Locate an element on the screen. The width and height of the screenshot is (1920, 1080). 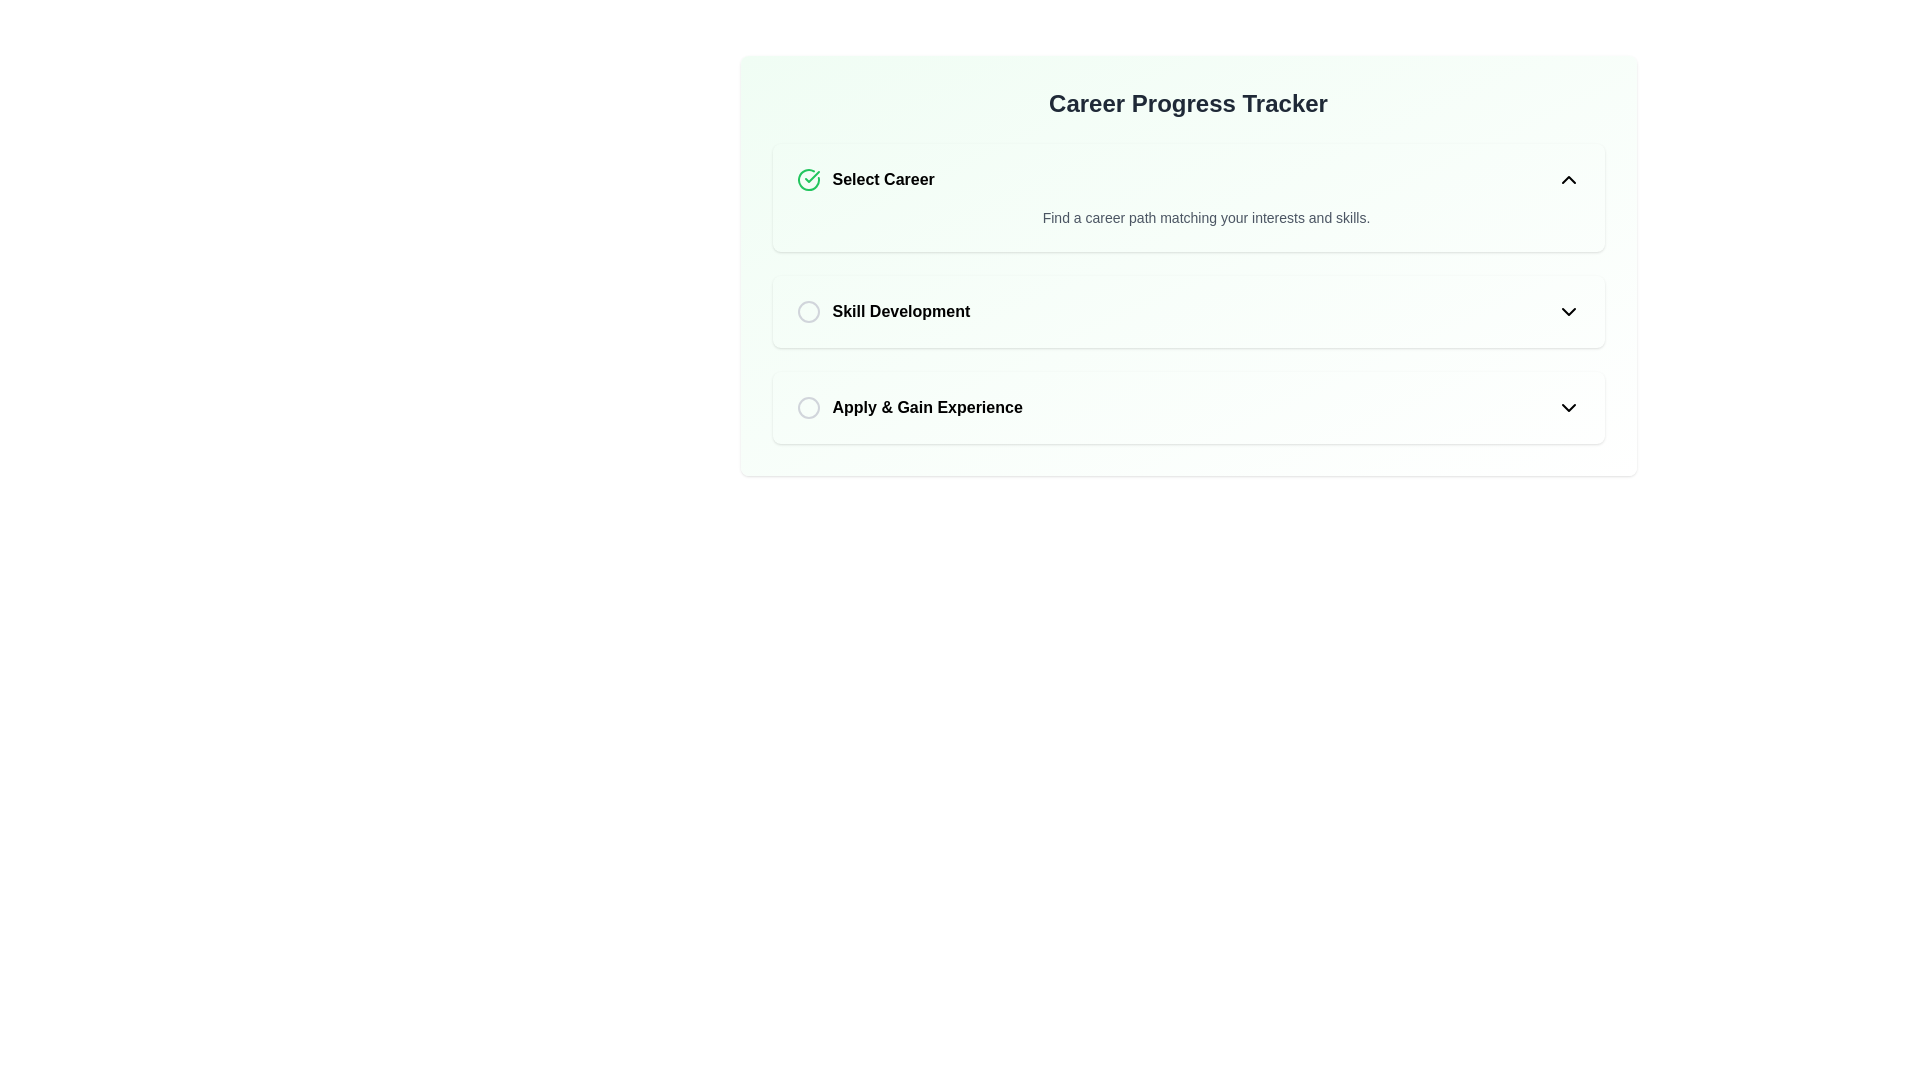
the dropdown menu trigger for the 'Skill Development' section, which is positioned below the 'Select Career' section and above the 'Apply & Gain Experience' section is located at coordinates (1188, 312).